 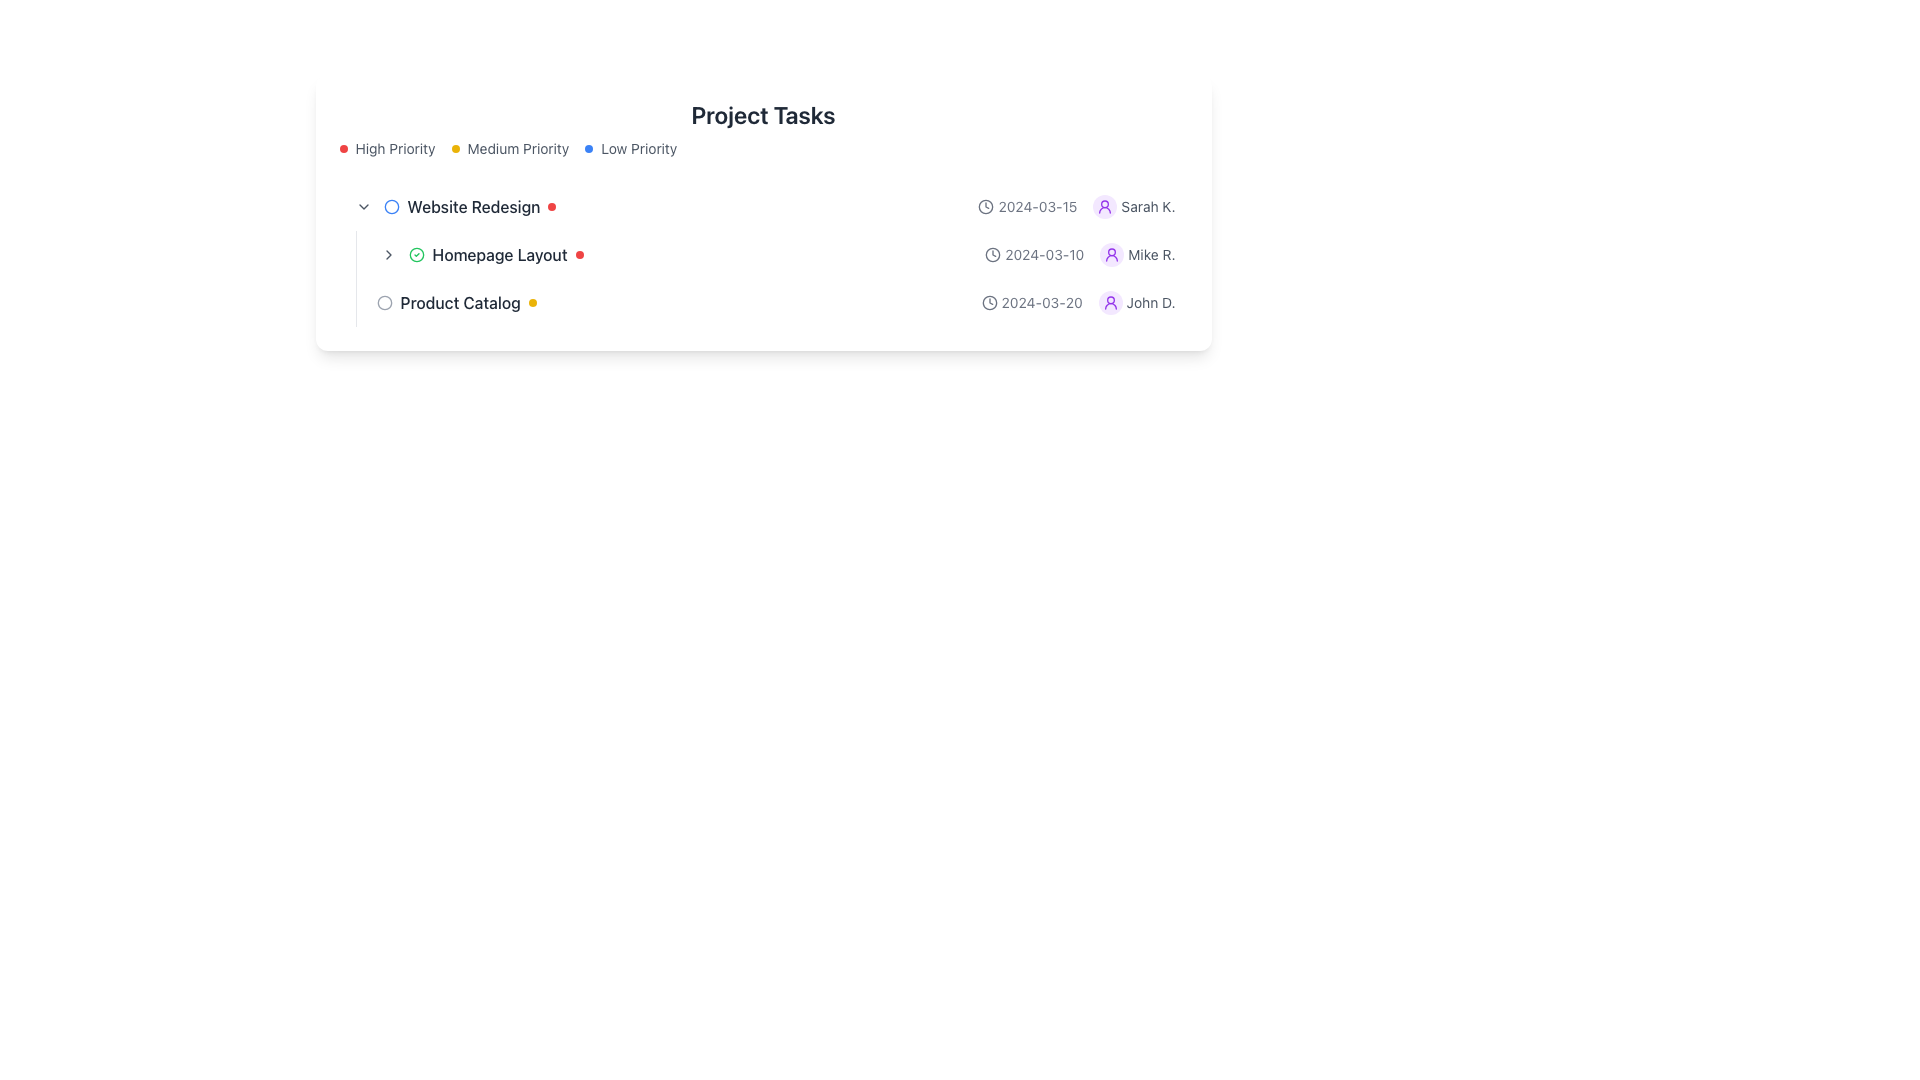 What do you see at coordinates (510, 148) in the screenshot?
I see `the 'Medium Priority' label with a small yellow dot, which is the second item in a list of priority indicators` at bounding box center [510, 148].